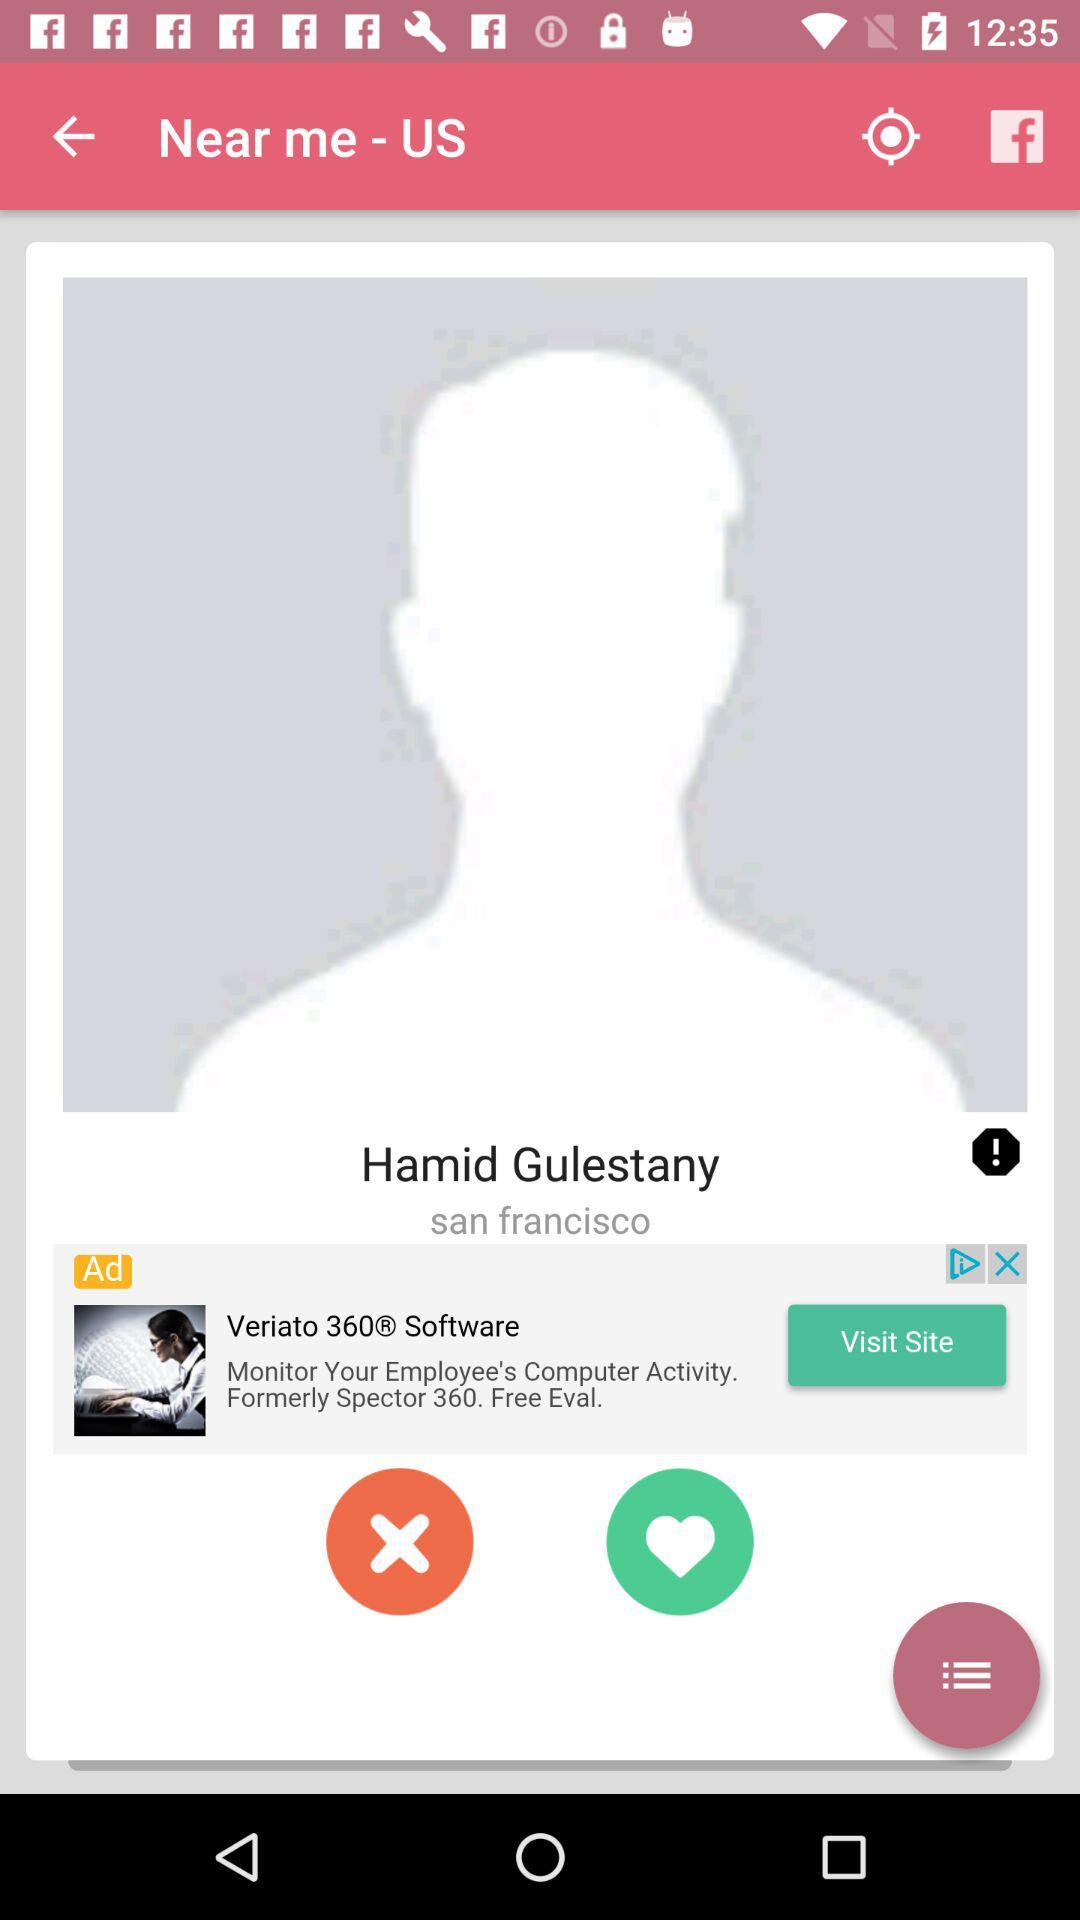  Describe the element at coordinates (400, 1540) in the screenshot. I see `pass` at that location.